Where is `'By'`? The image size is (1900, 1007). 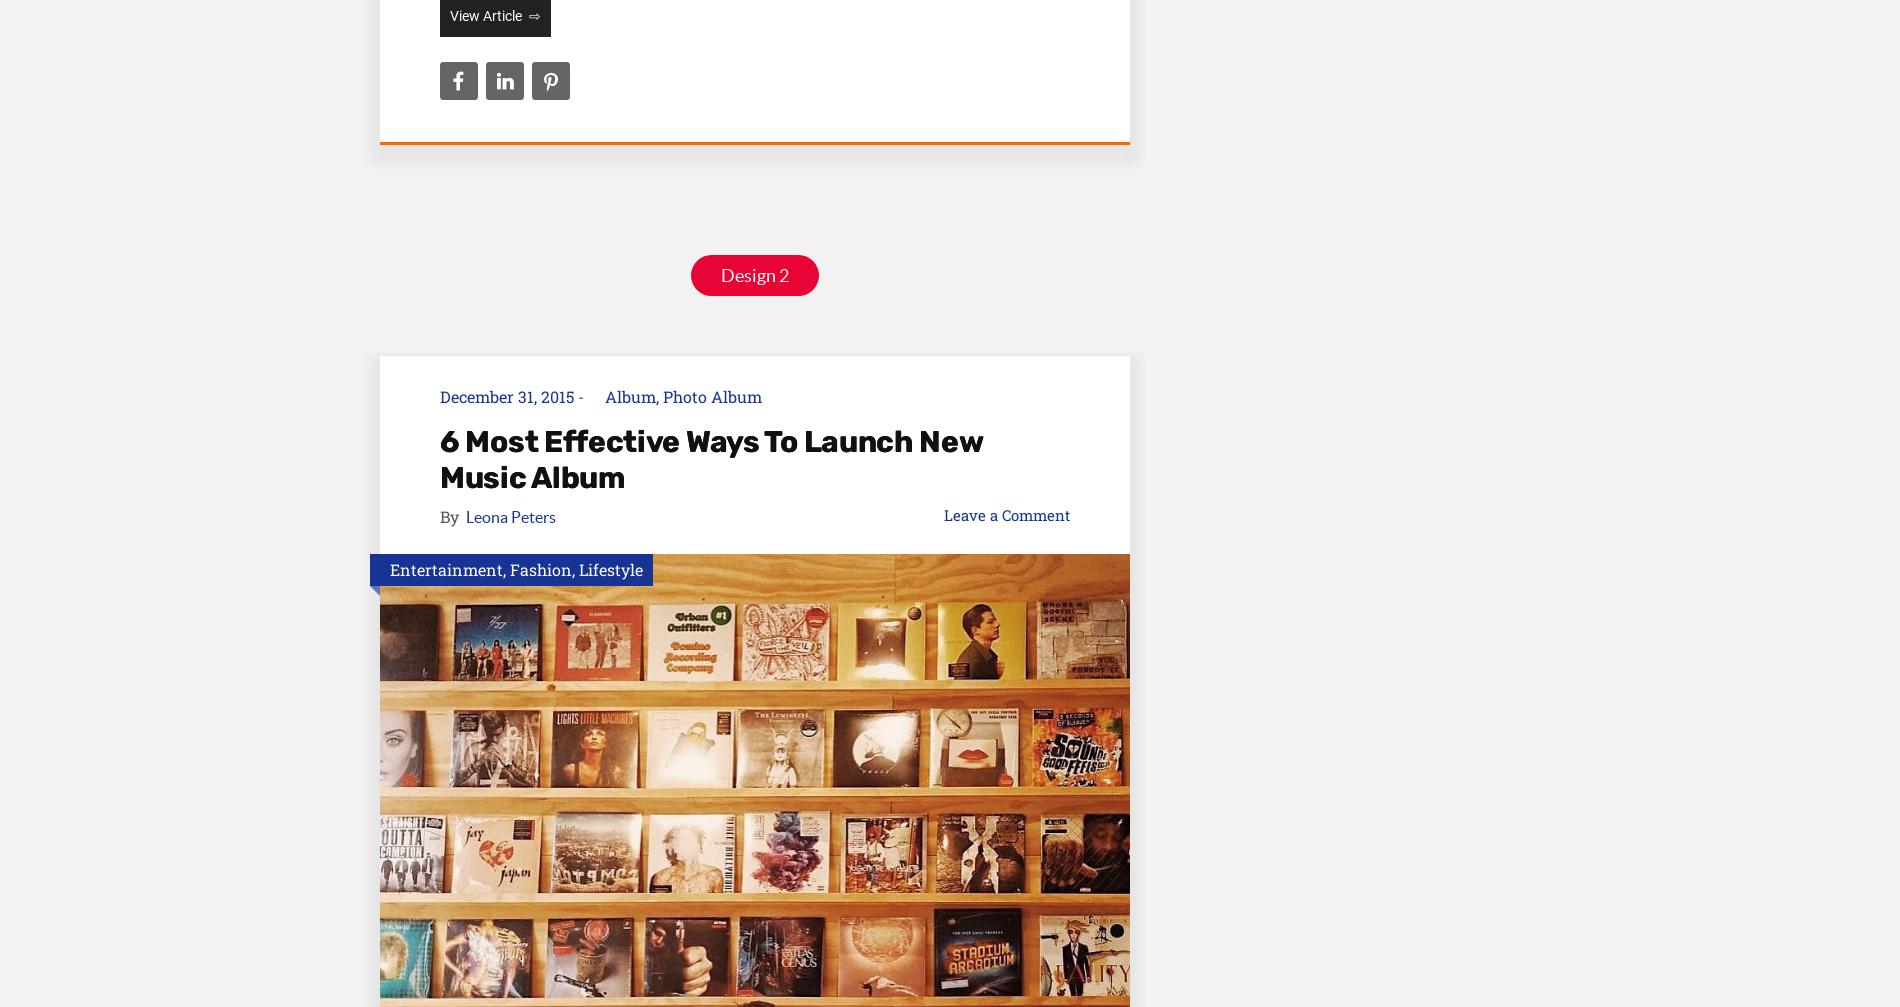 'By' is located at coordinates (450, 515).